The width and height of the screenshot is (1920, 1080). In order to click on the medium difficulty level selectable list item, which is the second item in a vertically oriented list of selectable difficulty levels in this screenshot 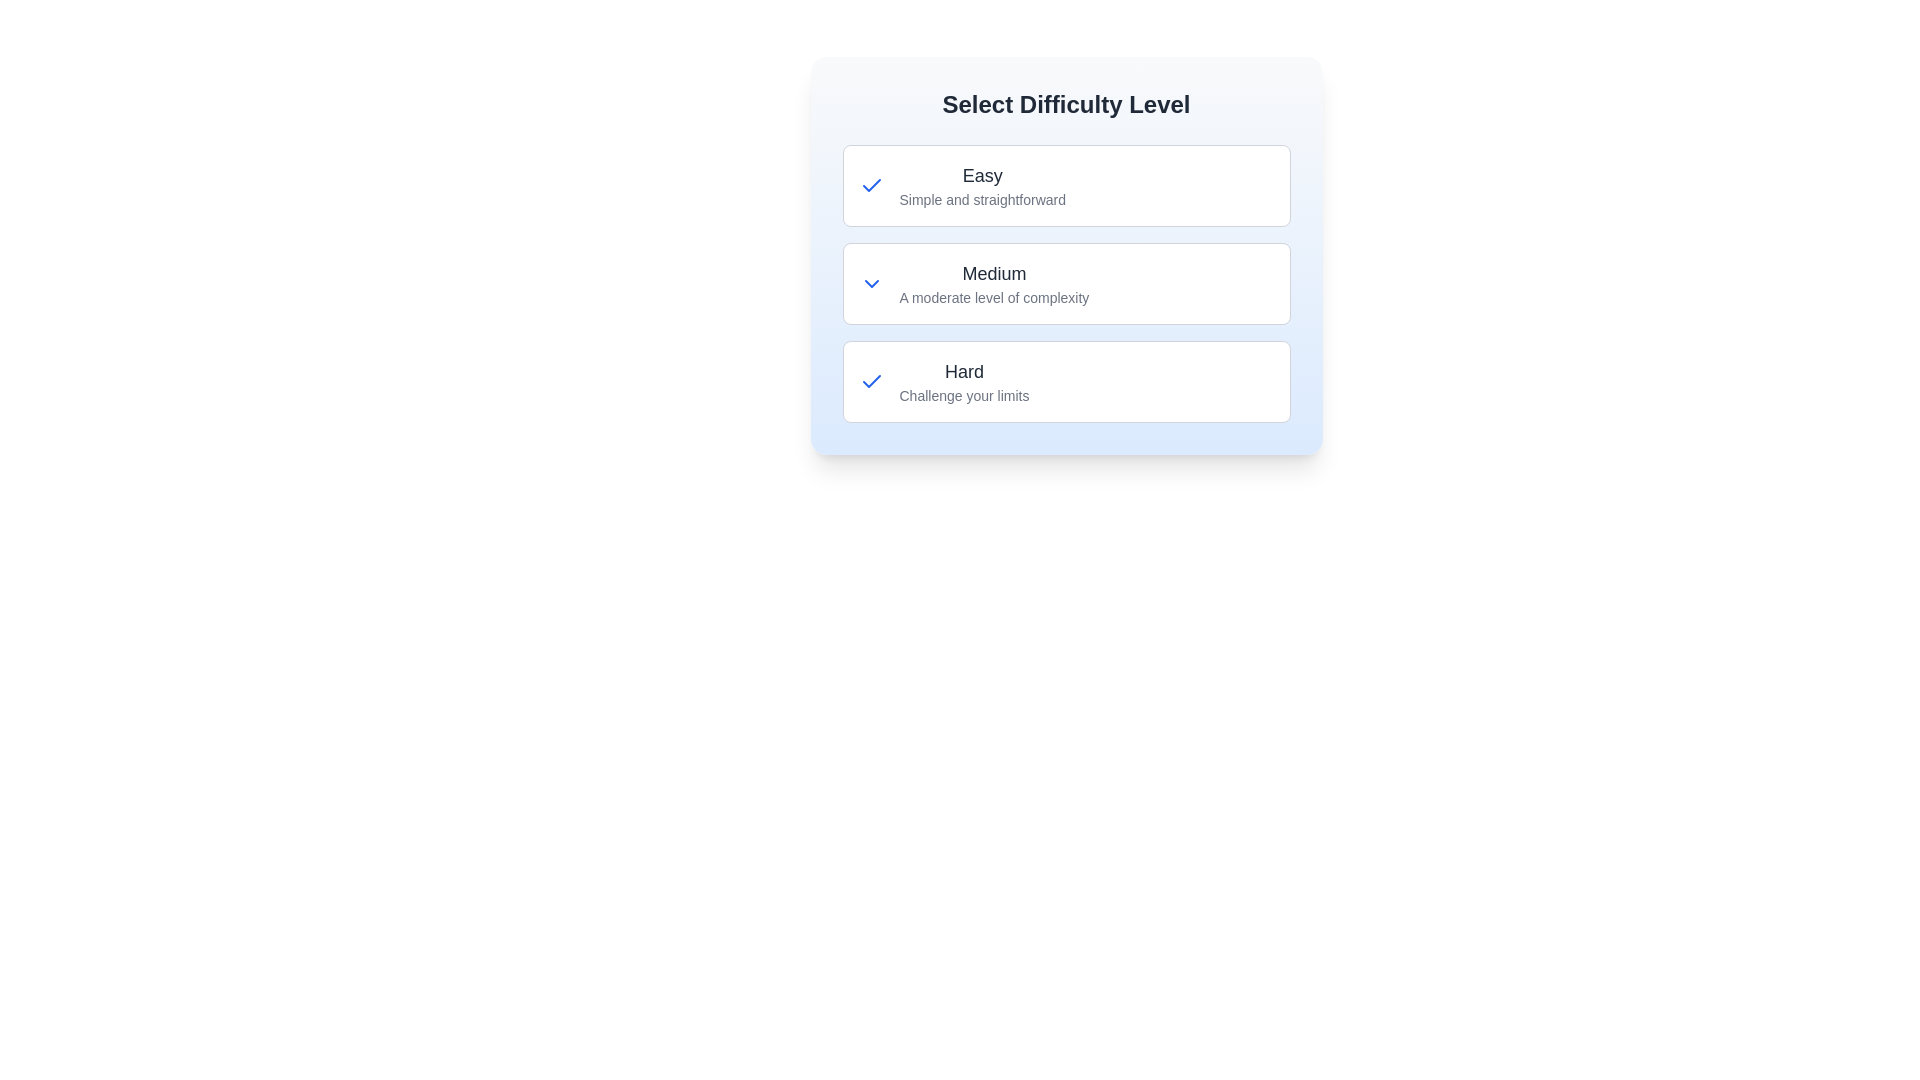, I will do `click(994, 284)`.